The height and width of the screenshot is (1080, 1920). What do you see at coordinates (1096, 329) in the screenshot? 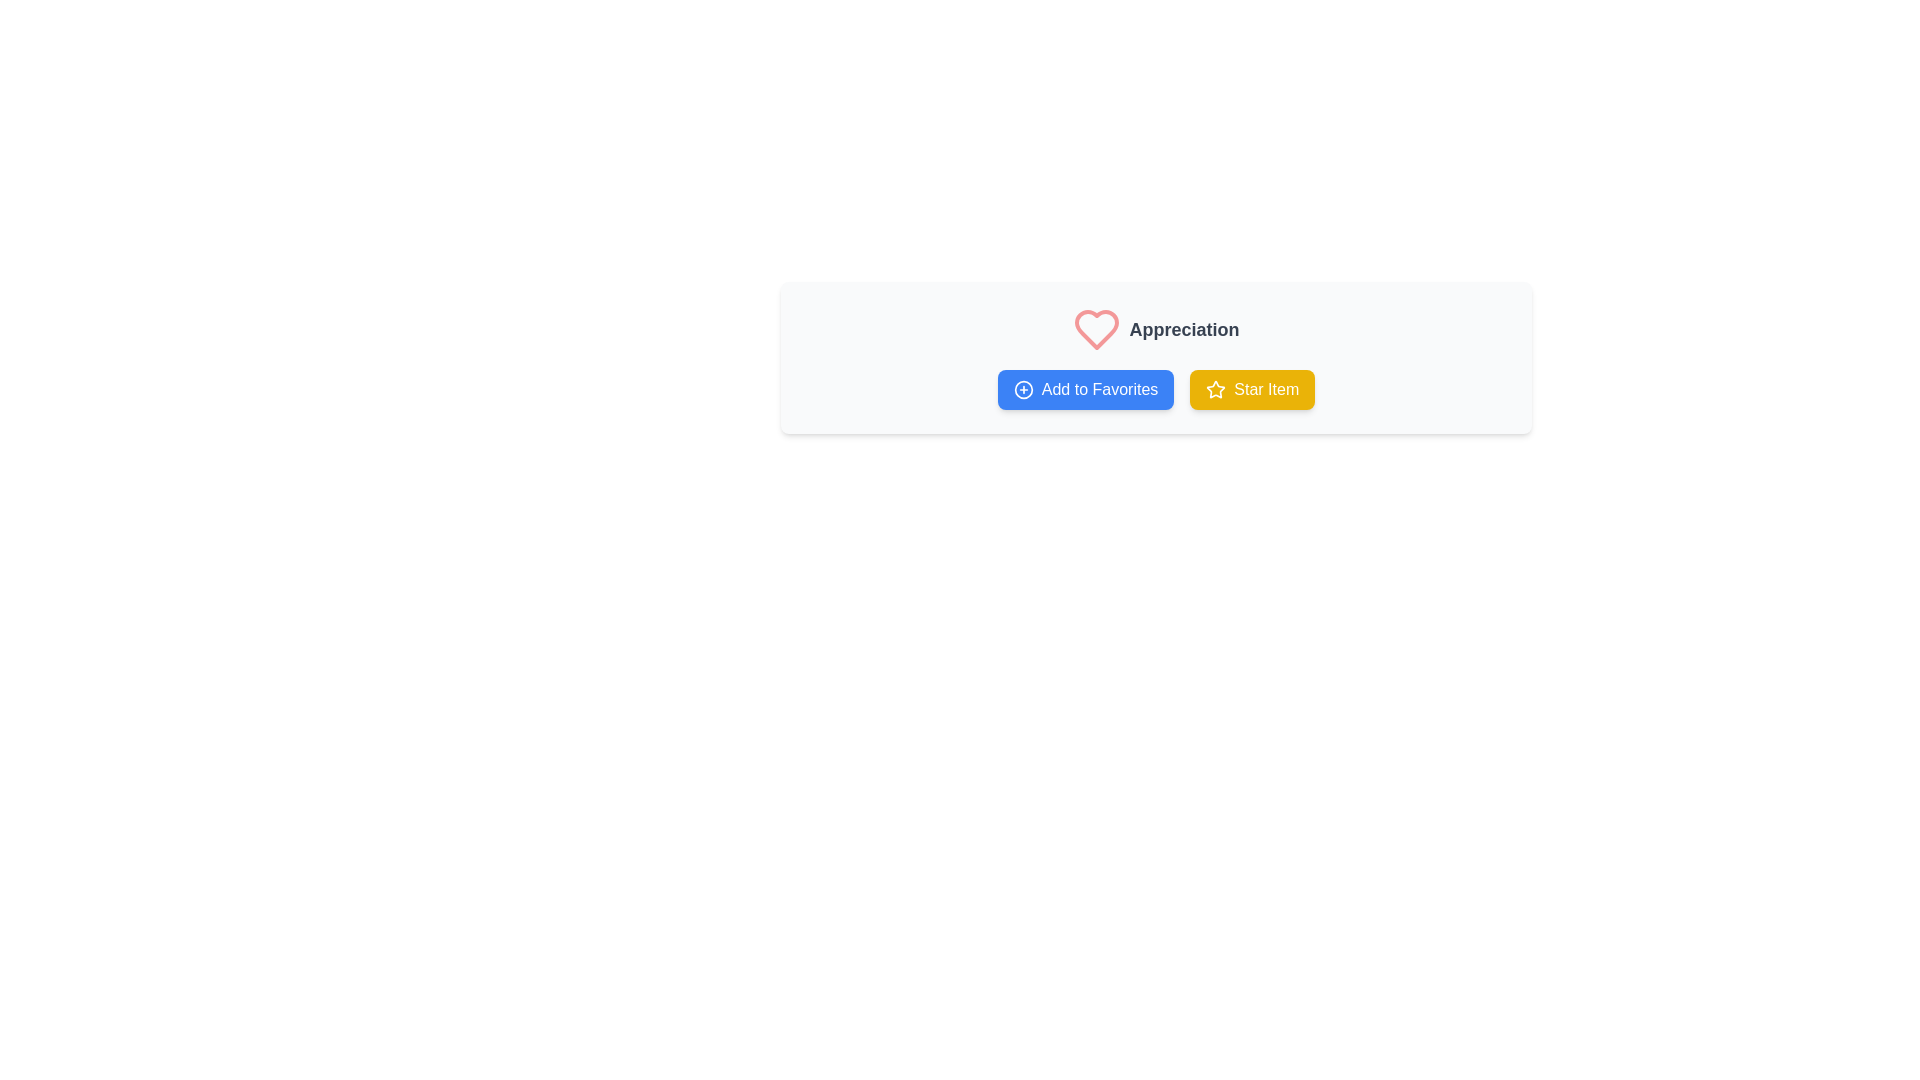
I see `the decorative or status-indicating icon located to the left of the text 'Appreciation'` at bounding box center [1096, 329].